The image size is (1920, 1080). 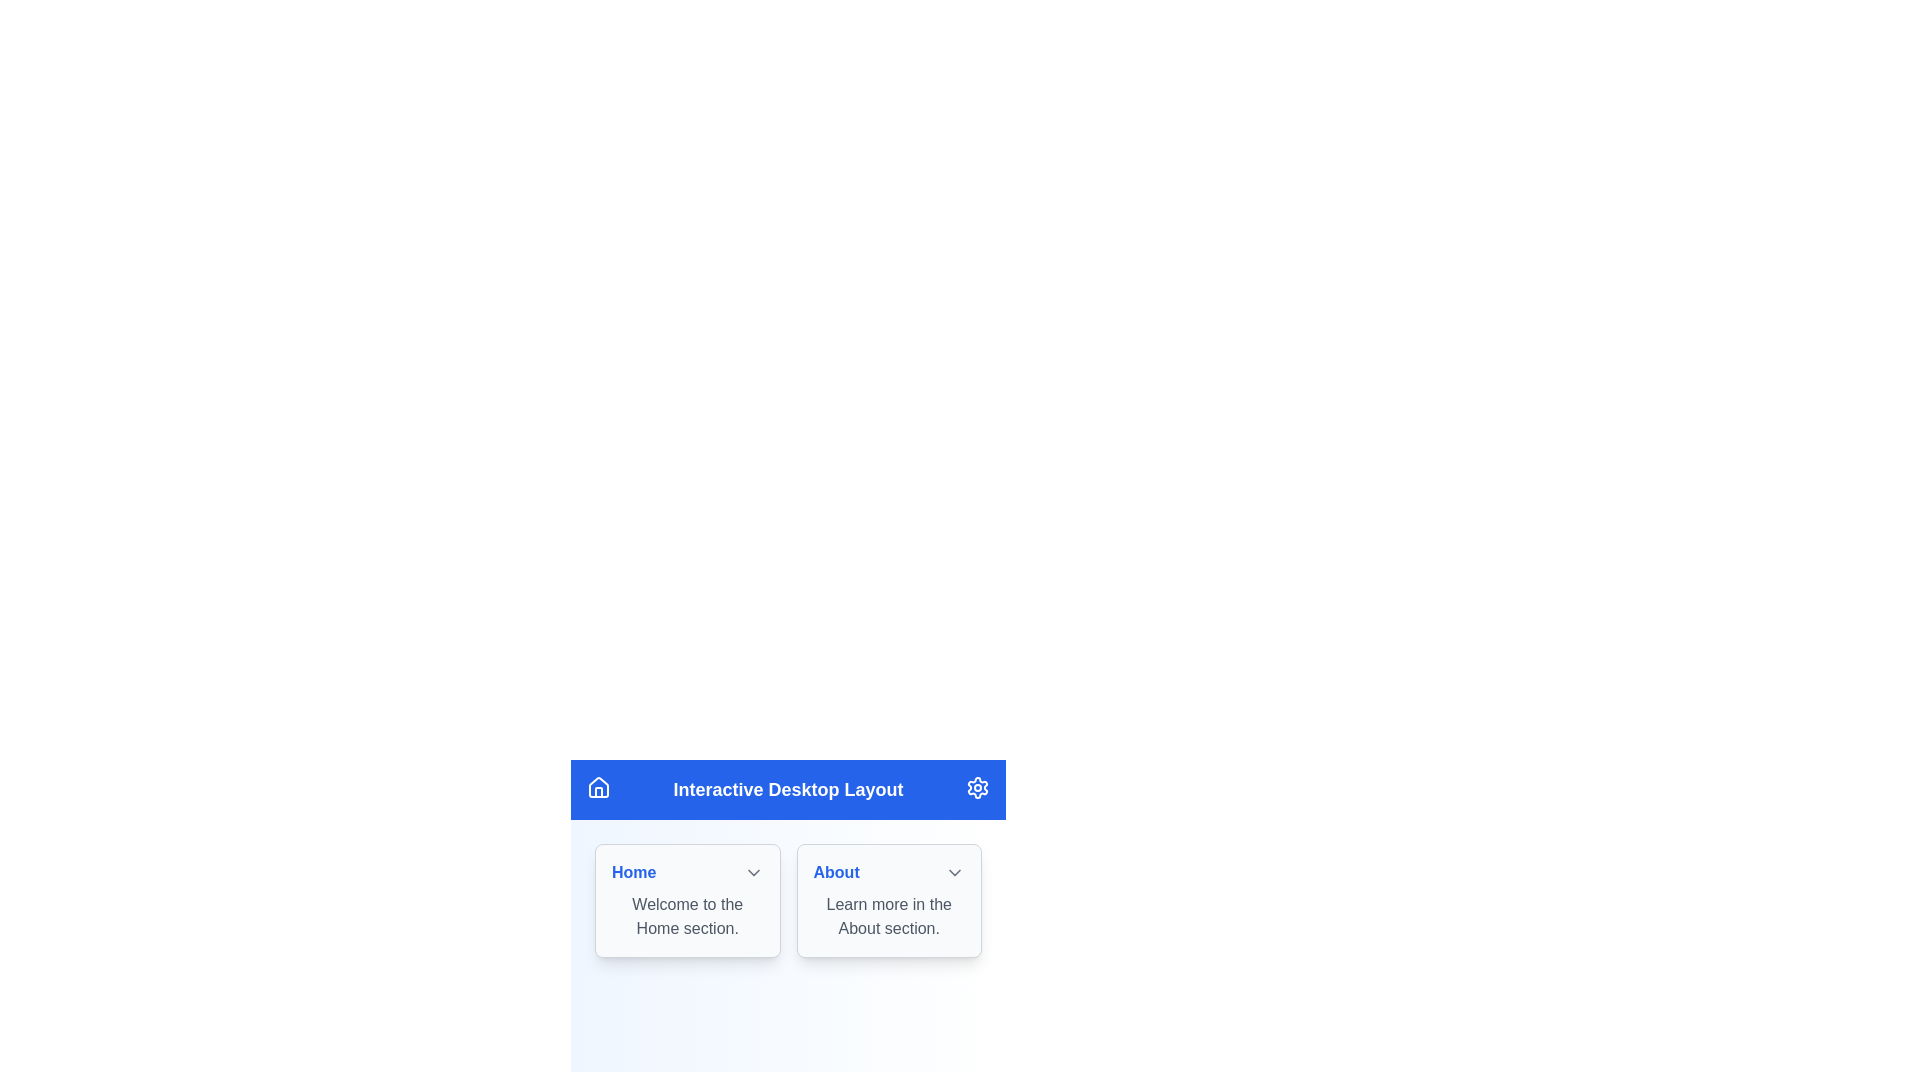 What do you see at coordinates (598, 785) in the screenshot?
I see `the house icon in the blue navigation bar located at the top-left corner of the interface` at bounding box center [598, 785].